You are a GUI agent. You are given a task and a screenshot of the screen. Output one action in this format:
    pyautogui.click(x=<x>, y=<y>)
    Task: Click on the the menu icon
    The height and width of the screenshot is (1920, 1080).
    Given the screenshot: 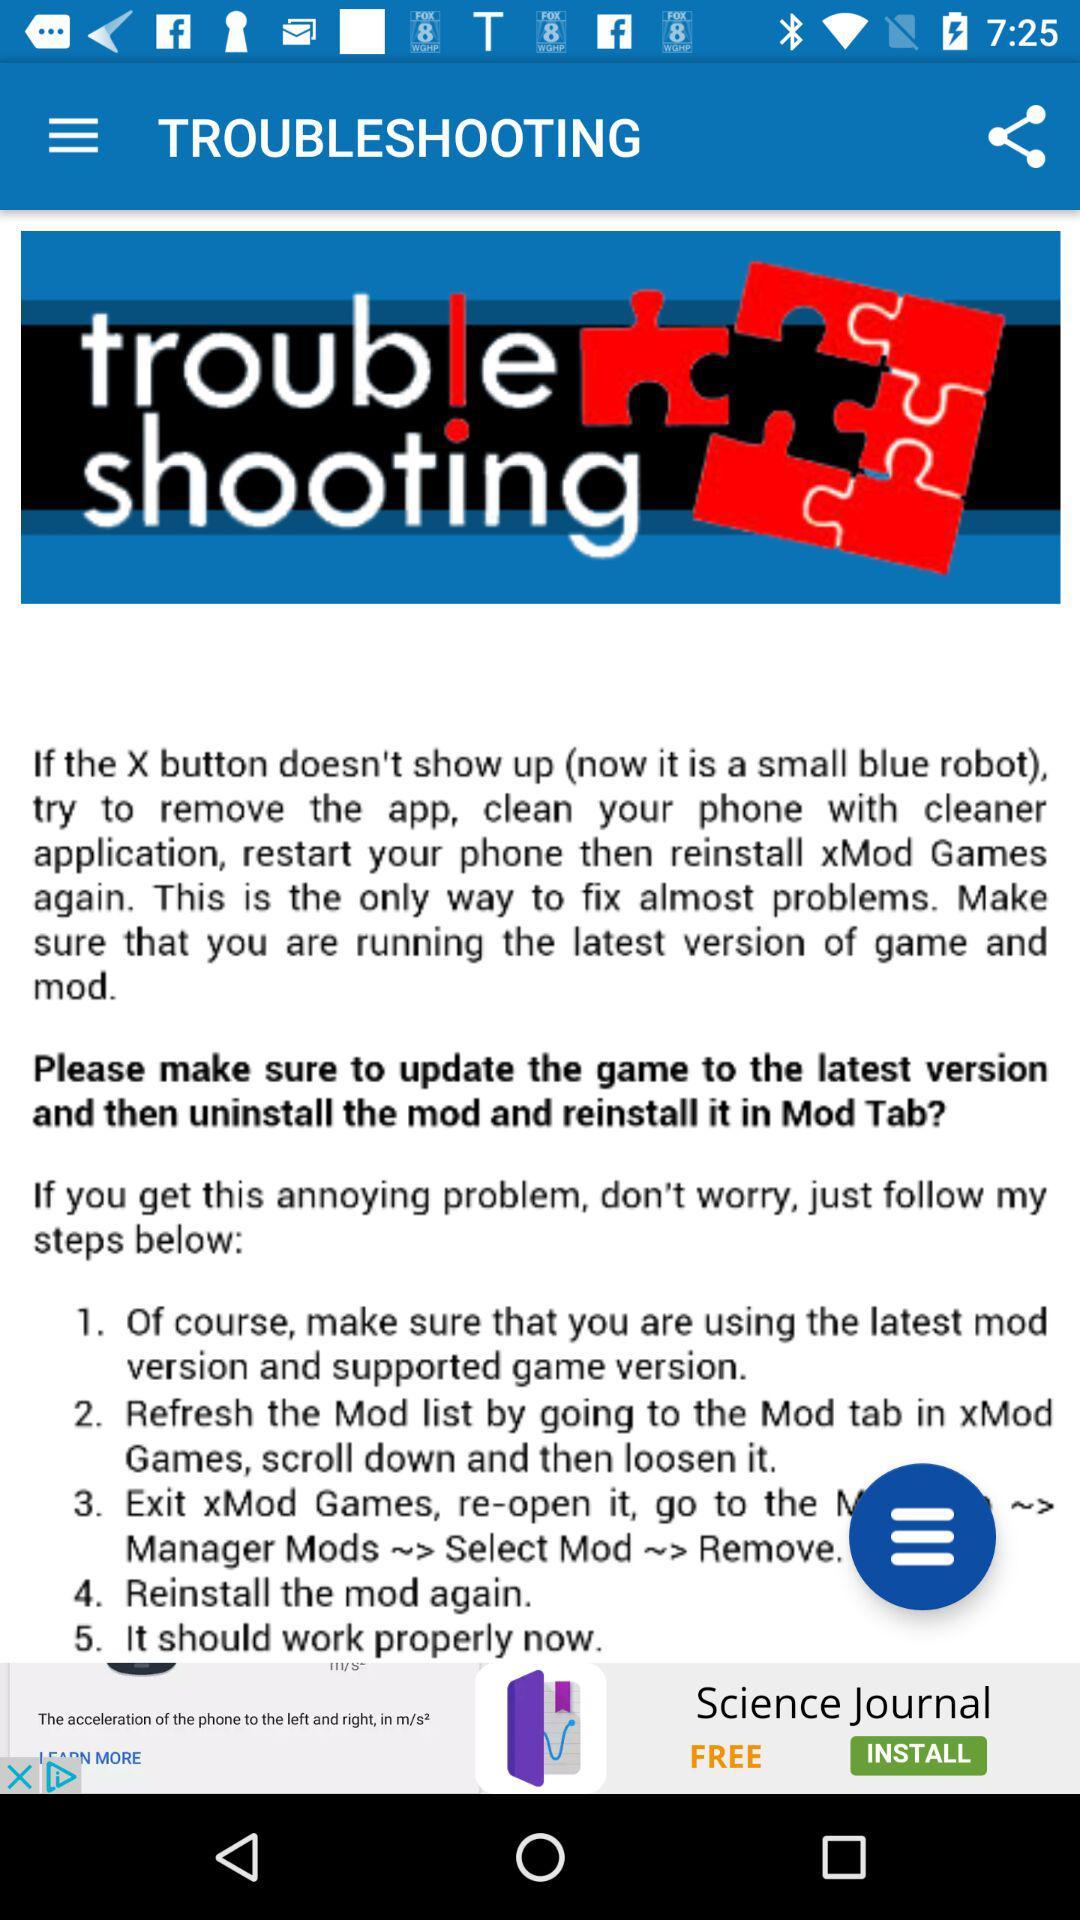 What is the action you would take?
    pyautogui.click(x=922, y=1535)
    